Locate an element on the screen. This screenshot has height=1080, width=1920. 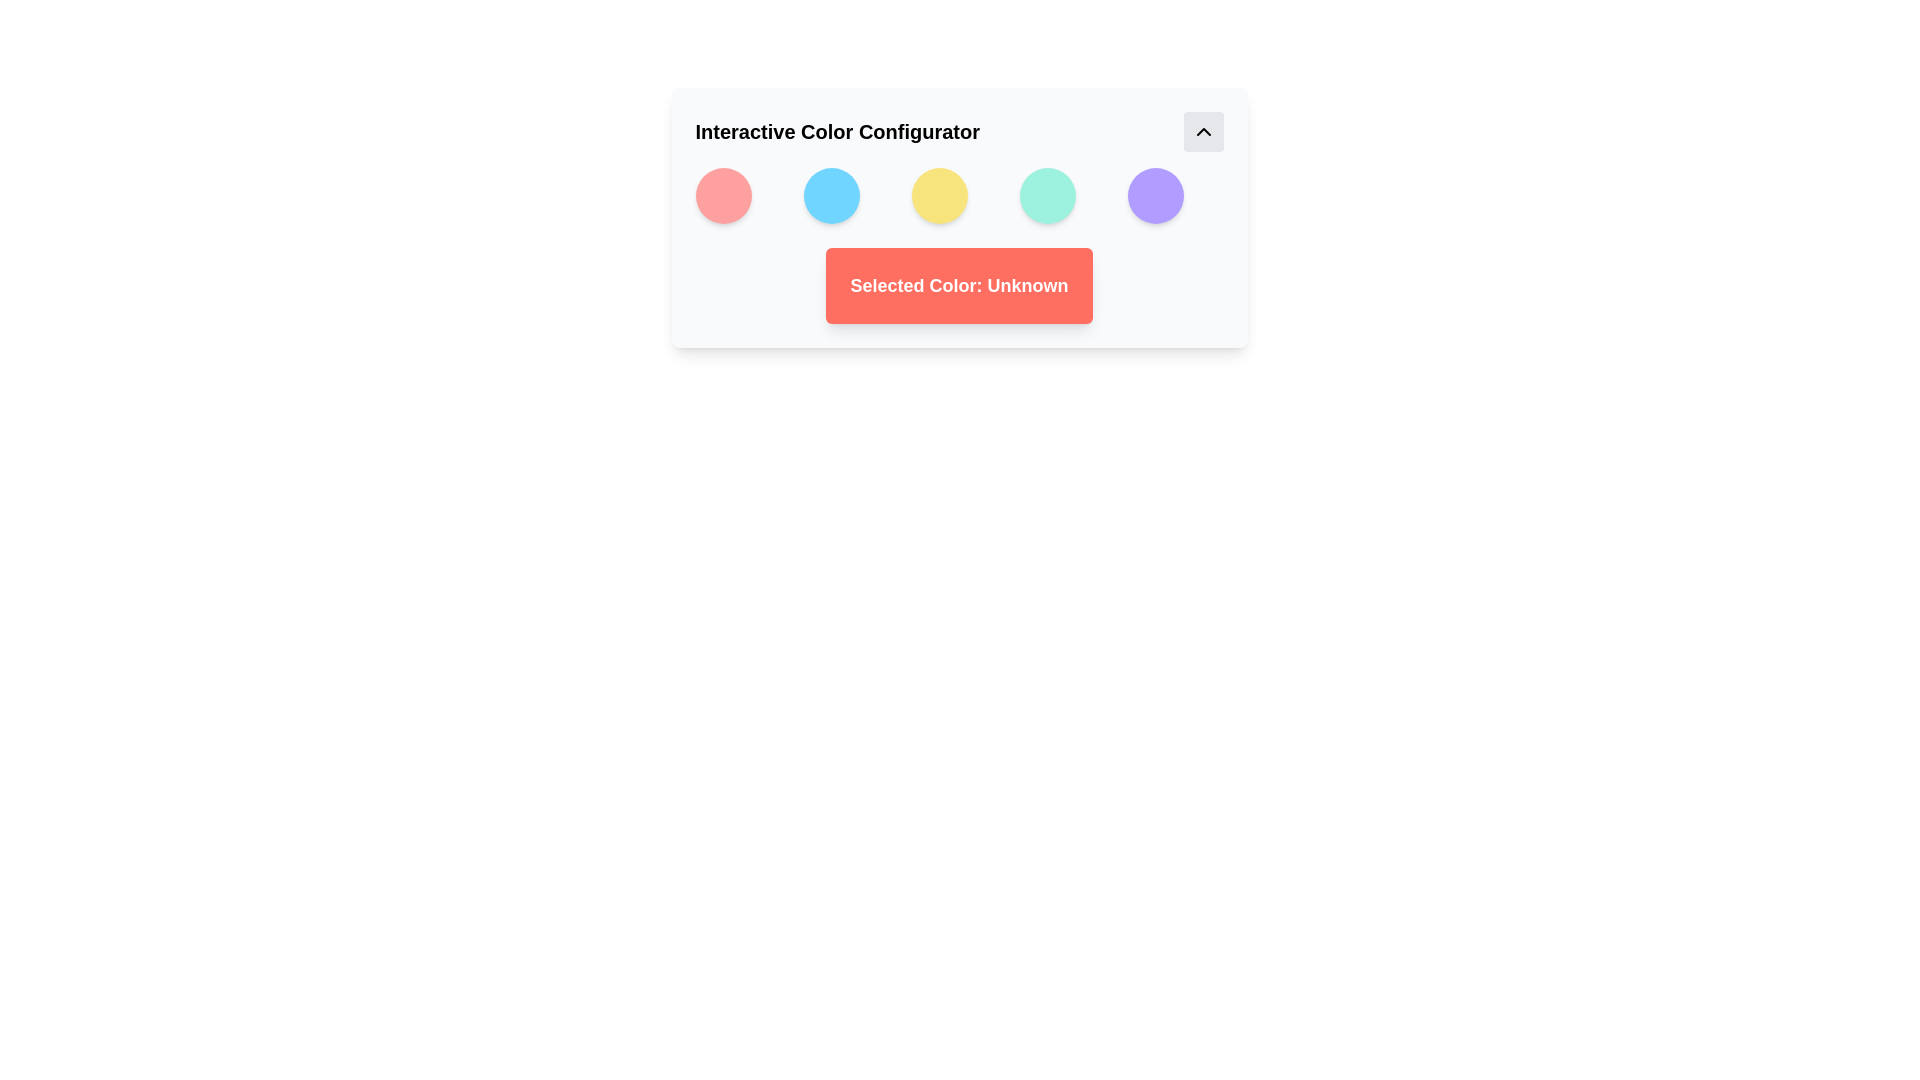
the third color option button located below the 'Interactive Color Configurator' heading is located at coordinates (958, 218).